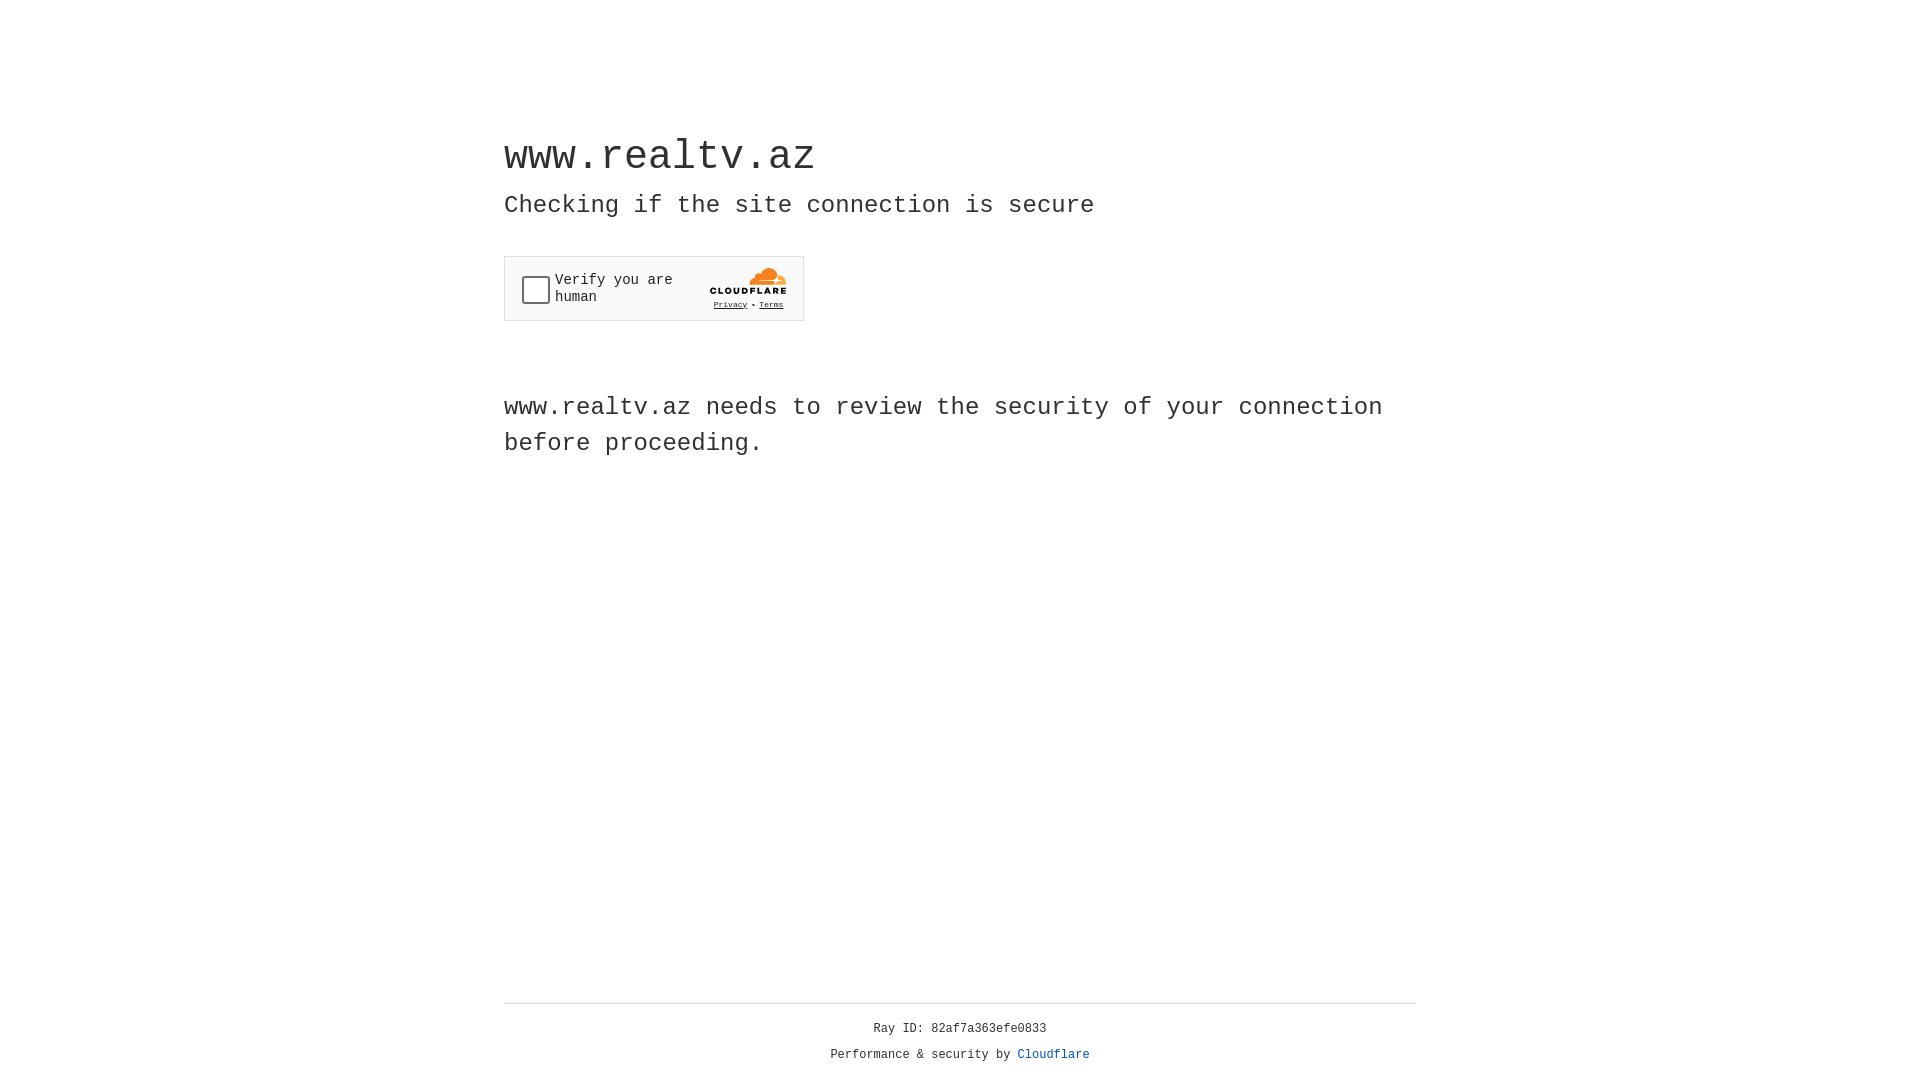 This screenshot has width=1920, height=1080. What do you see at coordinates (653, 288) in the screenshot?
I see `'Widget containing a Cloudflare security challenge'` at bounding box center [653, 288].